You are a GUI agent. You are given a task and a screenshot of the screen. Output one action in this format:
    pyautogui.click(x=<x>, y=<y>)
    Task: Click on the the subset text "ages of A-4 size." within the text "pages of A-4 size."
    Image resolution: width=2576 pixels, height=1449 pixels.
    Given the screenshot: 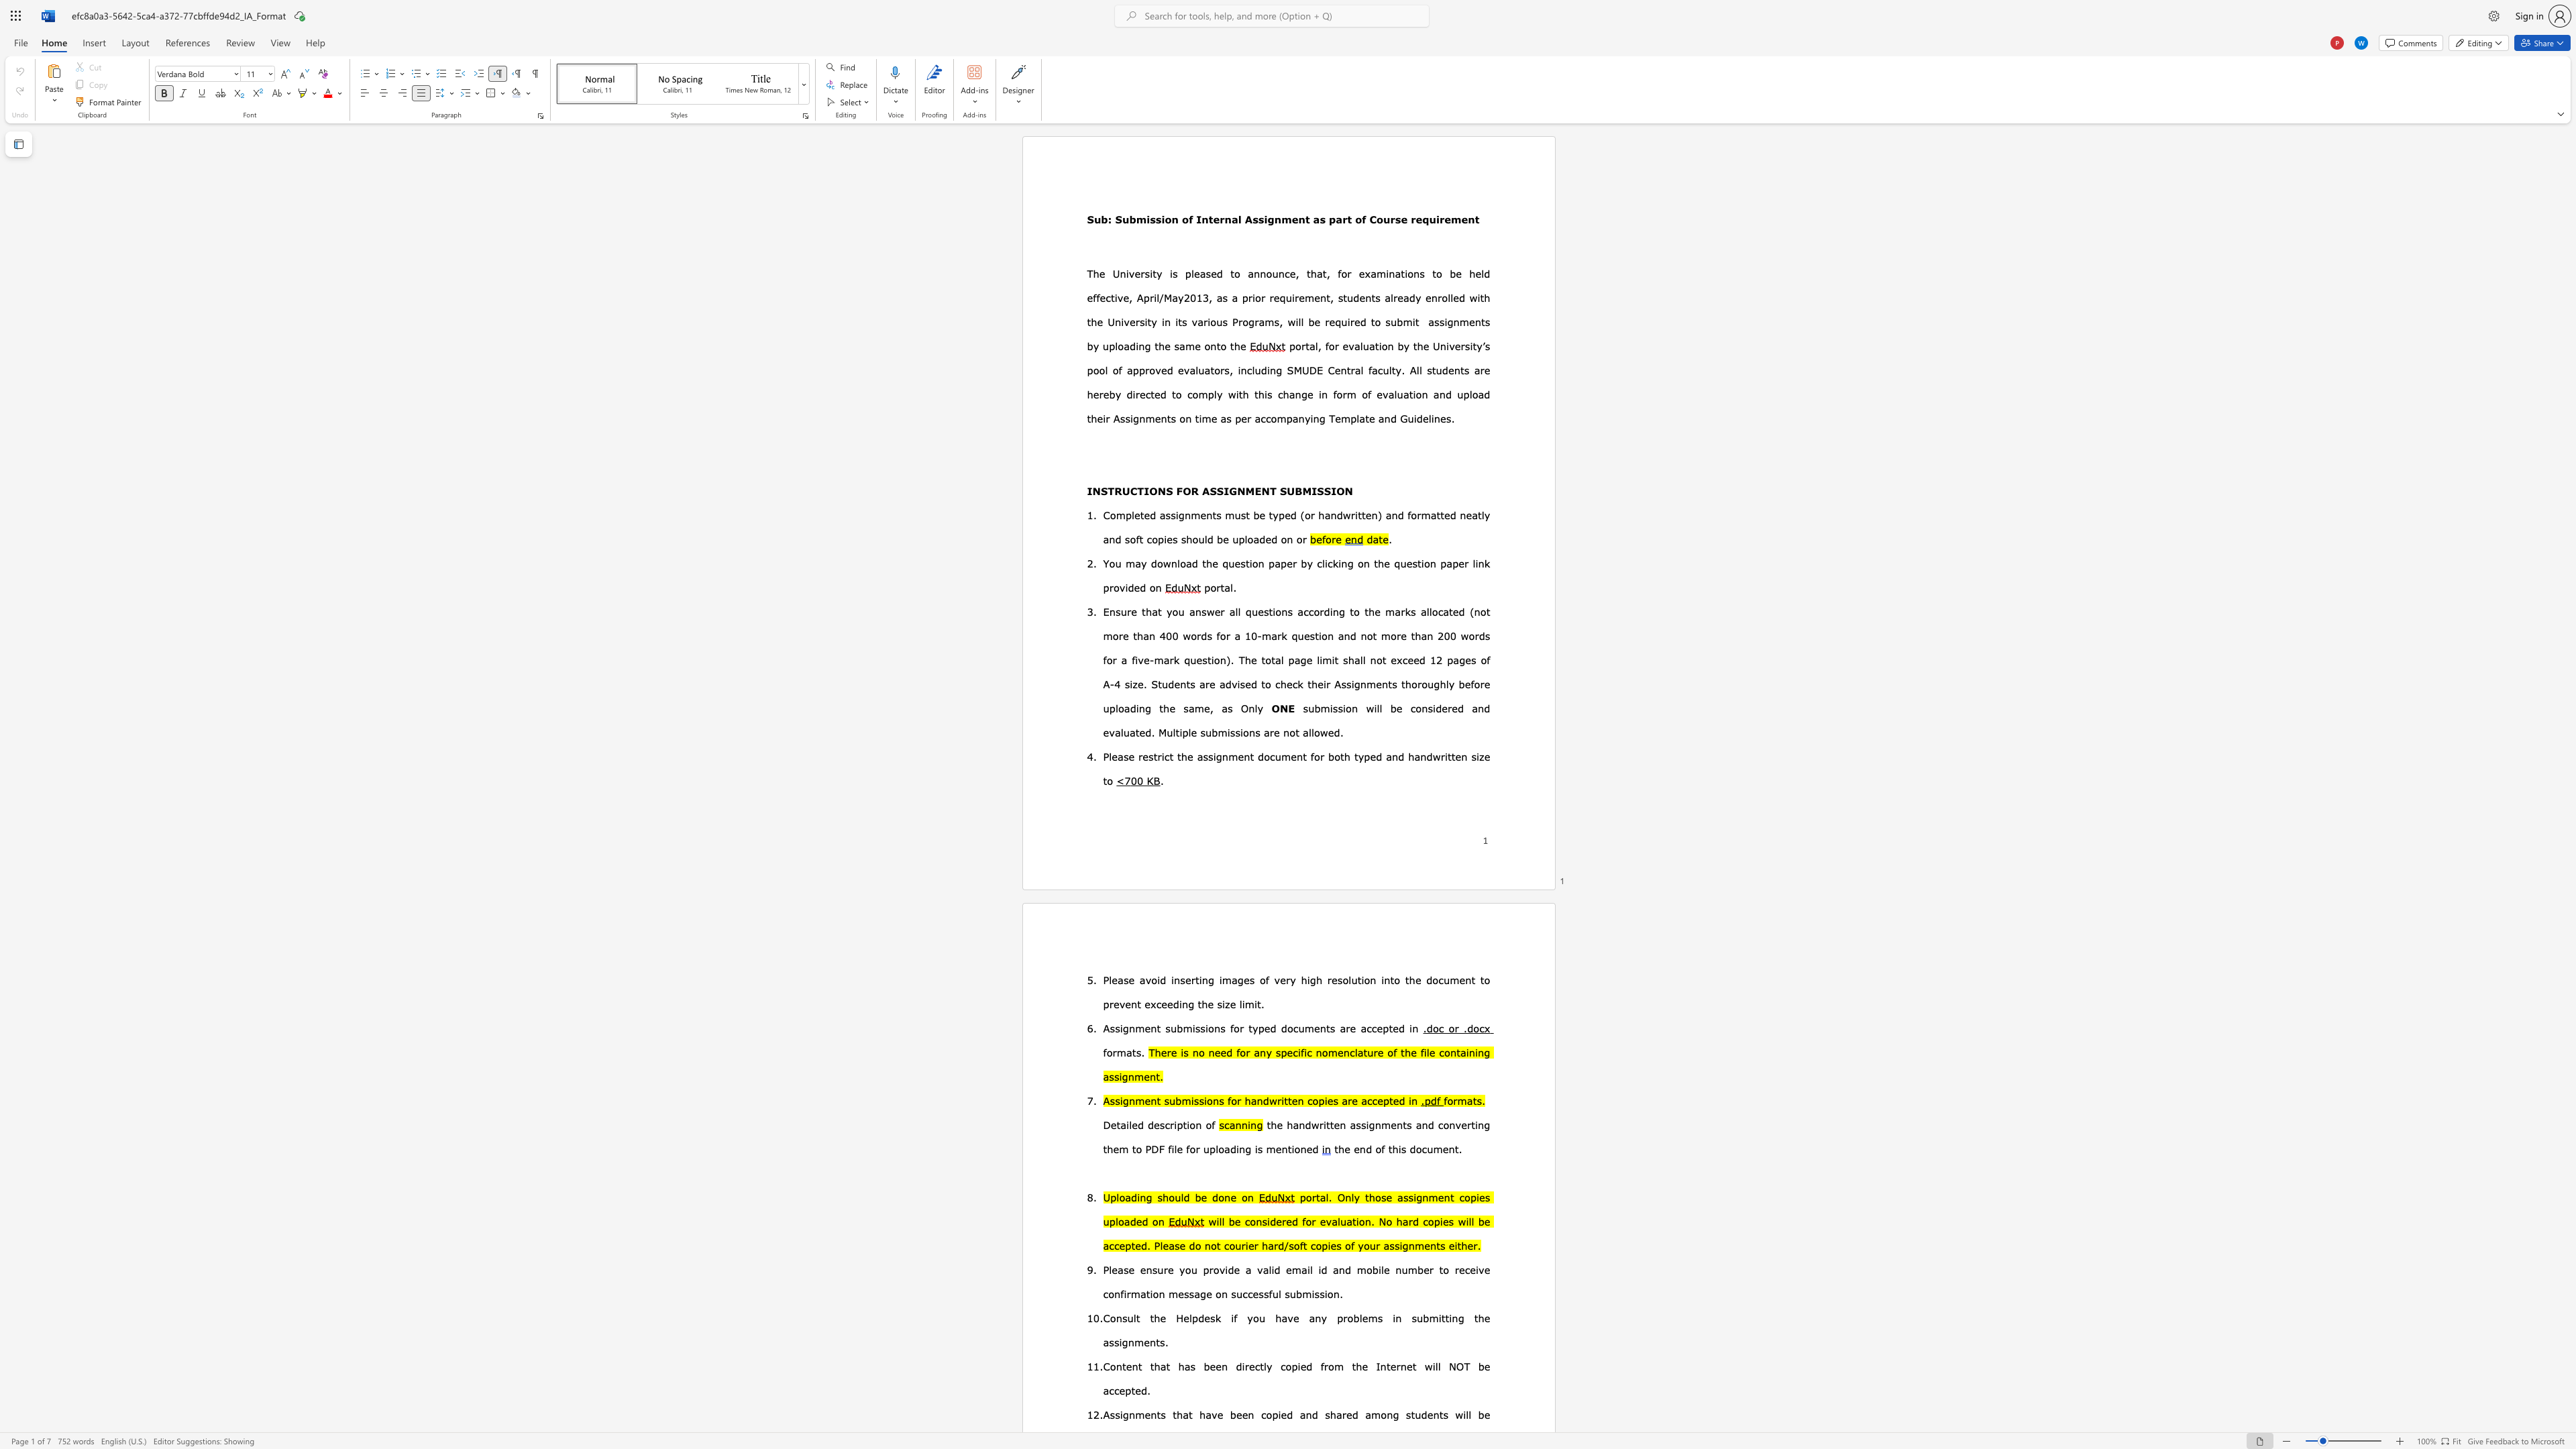 What is the action you would take?
    pyautogui.click(x=1452, y=659)
    